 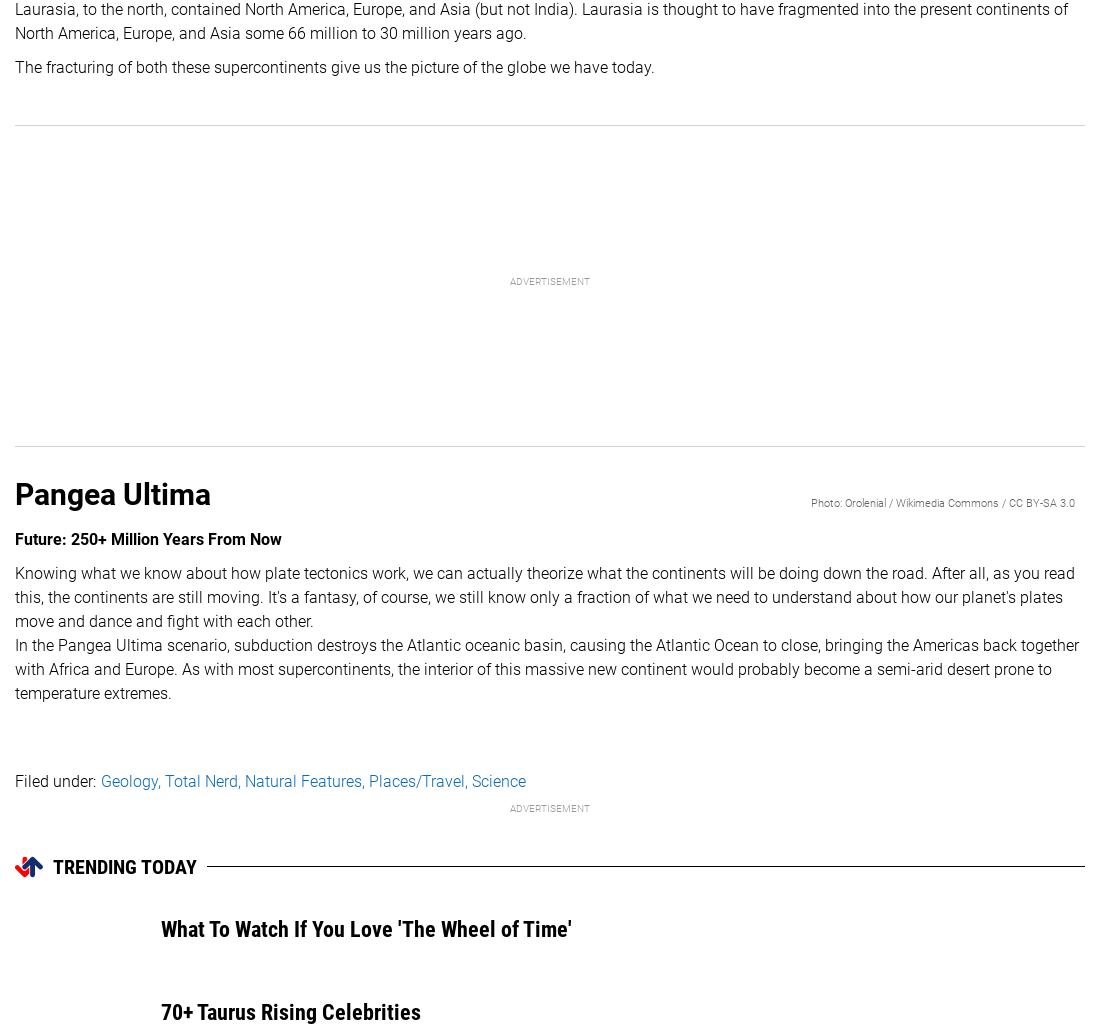 What do you see at coordinates (947, 501) in the screenshot?
I see `'Wikimedia Commons'` at bounding box center [947, 501].